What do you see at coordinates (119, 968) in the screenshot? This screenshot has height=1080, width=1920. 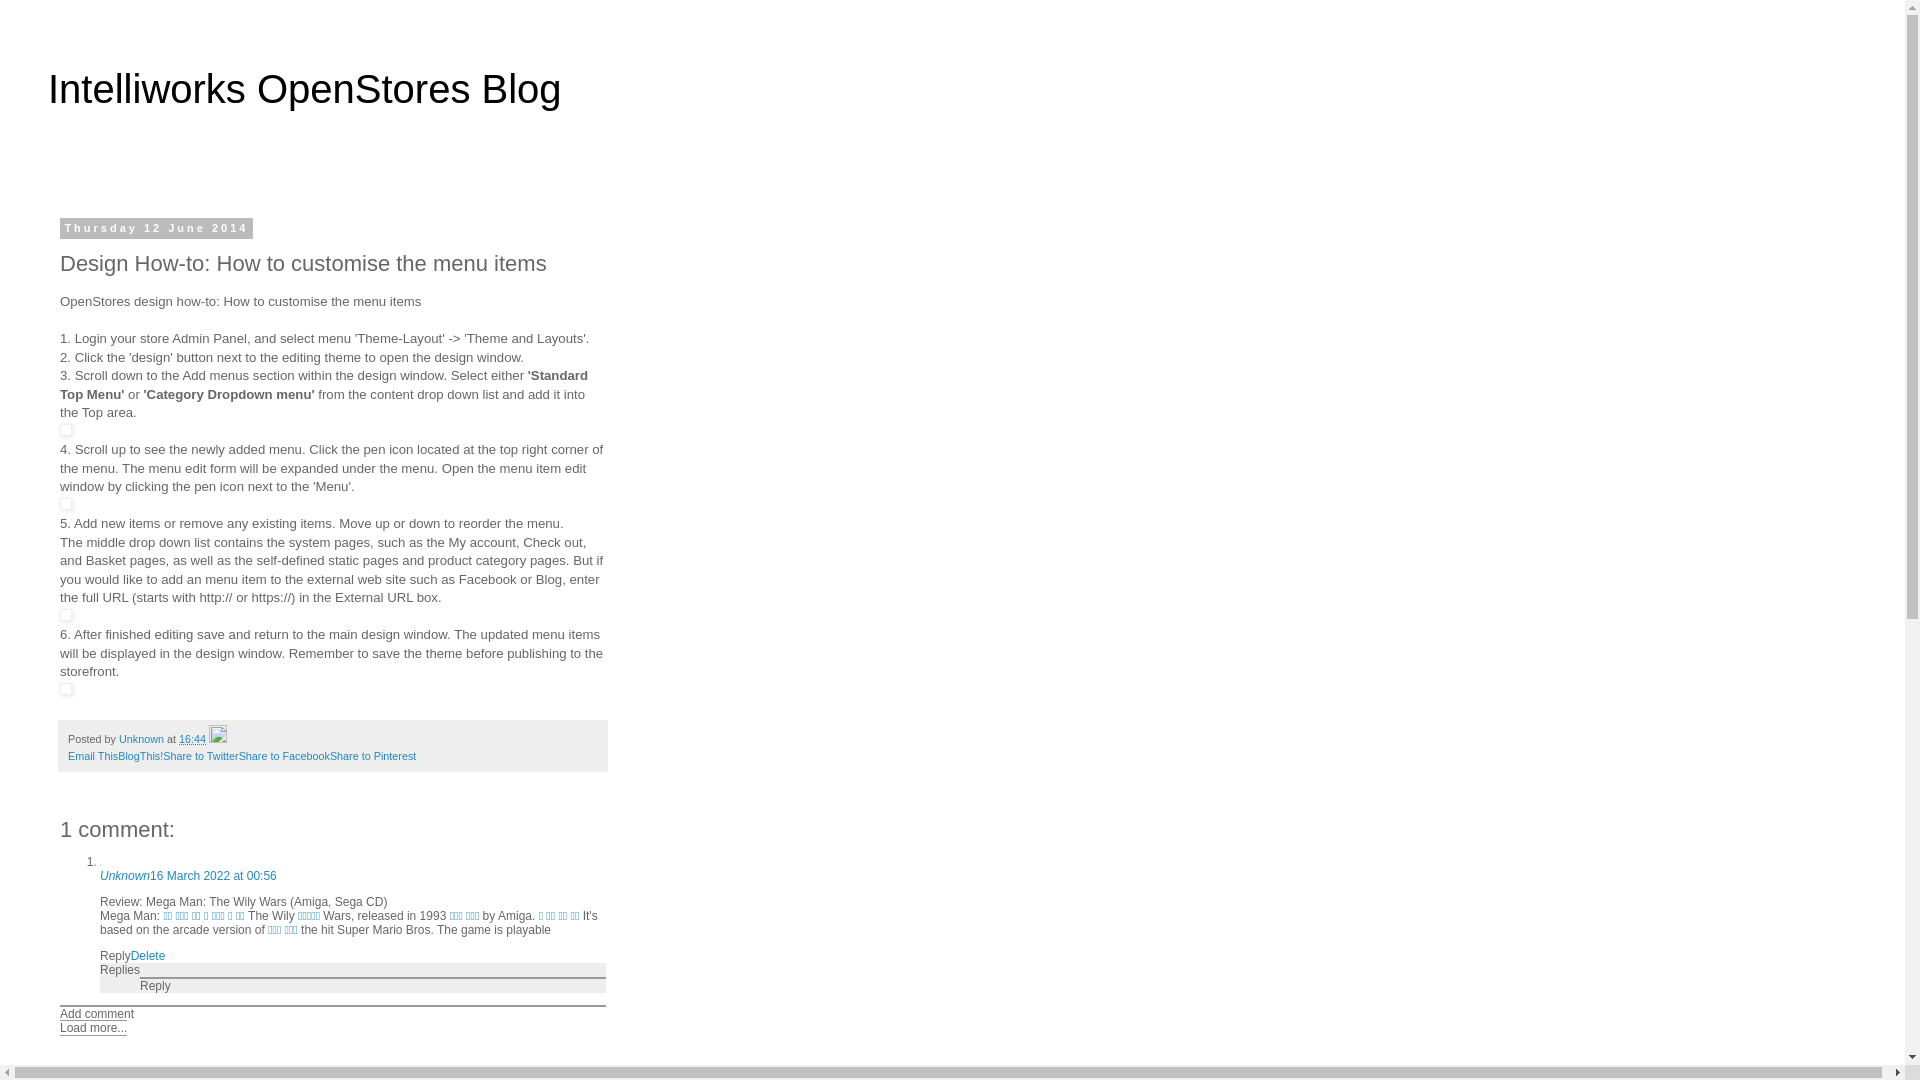 I see `'Replies'` at bounding box center [119, 968].